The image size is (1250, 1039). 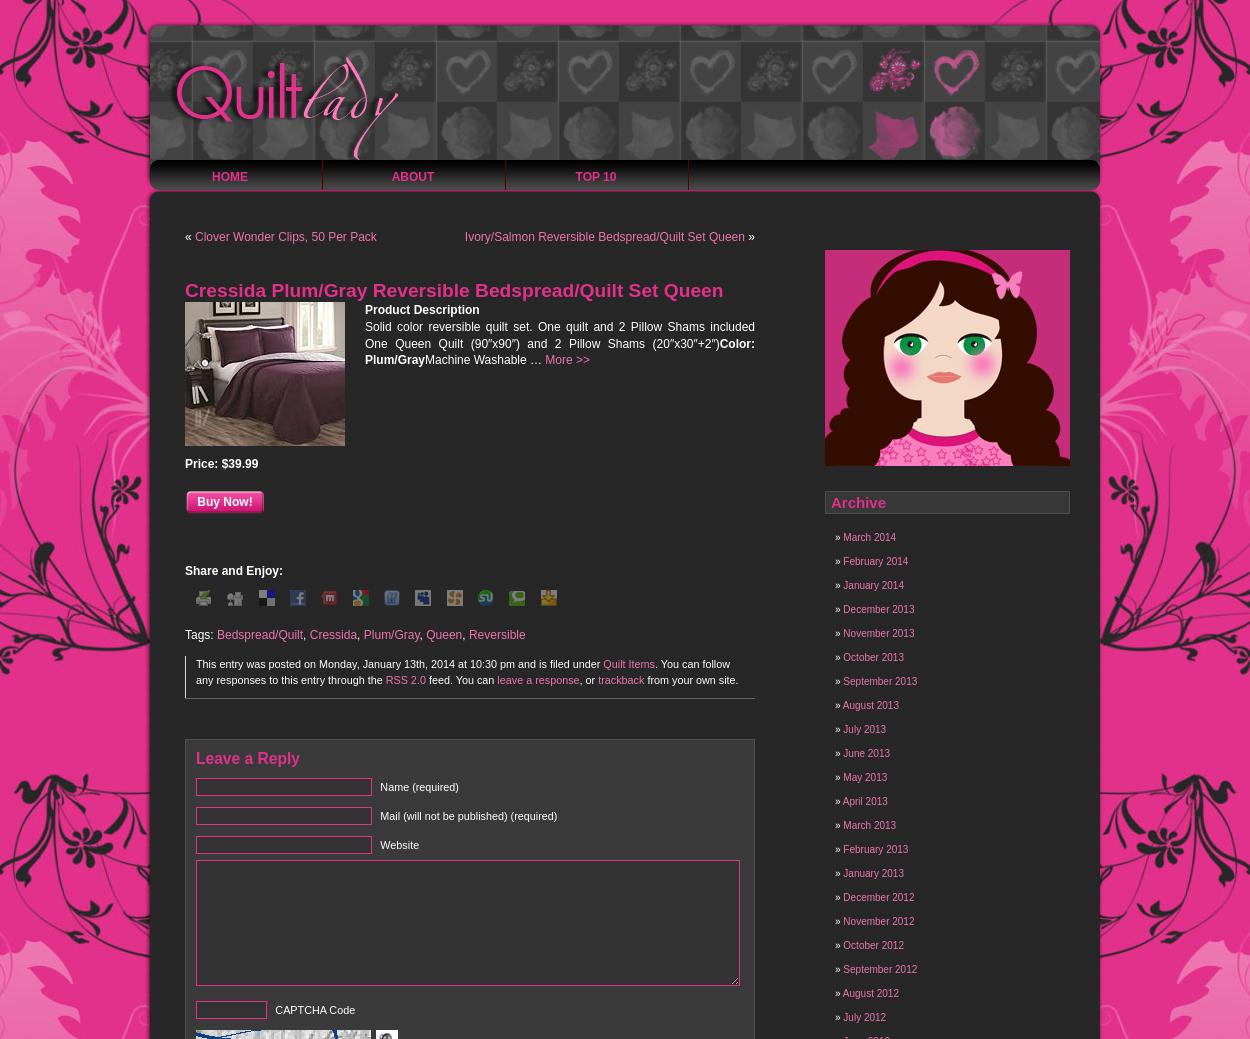 What do you see at coordinates (200, 633) in the screenshot?
I see `'Tags:'` at bounding box center [200, 633].